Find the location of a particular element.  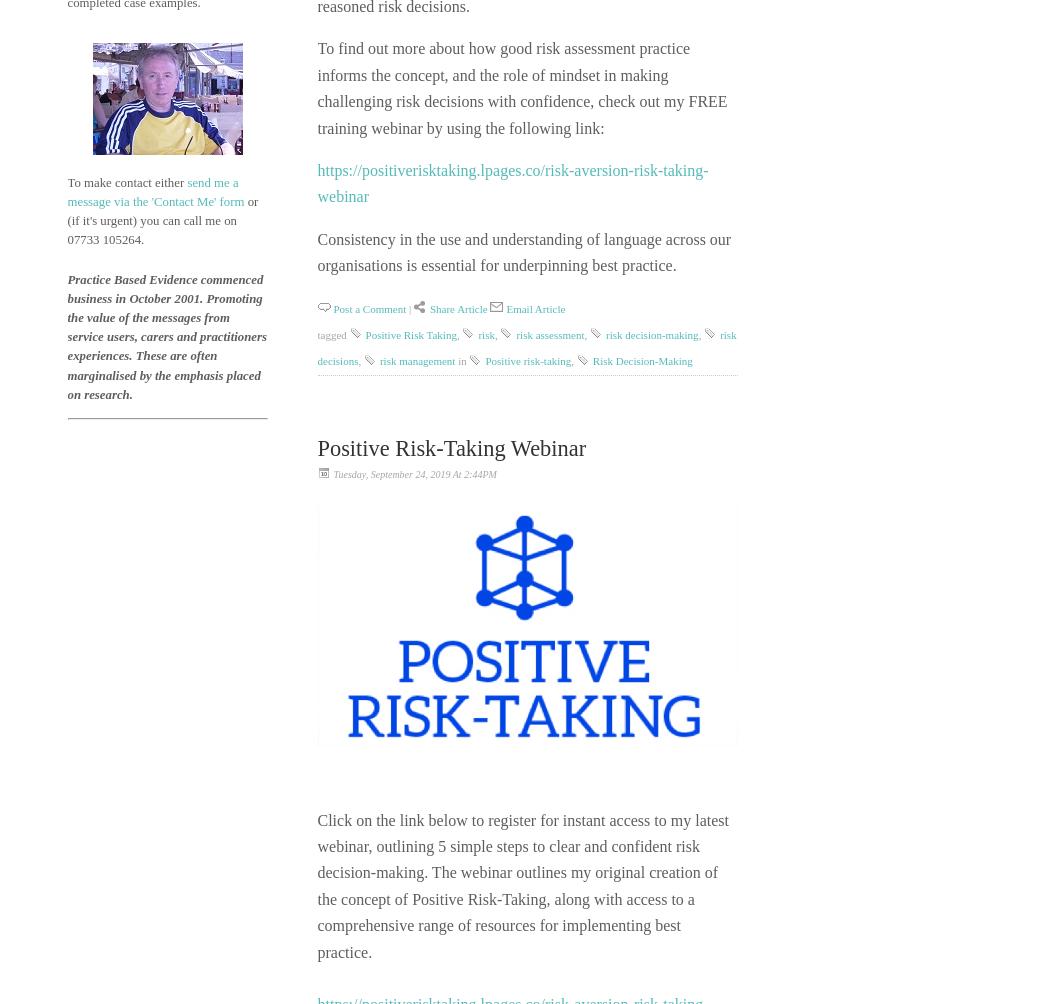

'Positive Risk-Taking Webinar' is located at coordinates (450, 446).